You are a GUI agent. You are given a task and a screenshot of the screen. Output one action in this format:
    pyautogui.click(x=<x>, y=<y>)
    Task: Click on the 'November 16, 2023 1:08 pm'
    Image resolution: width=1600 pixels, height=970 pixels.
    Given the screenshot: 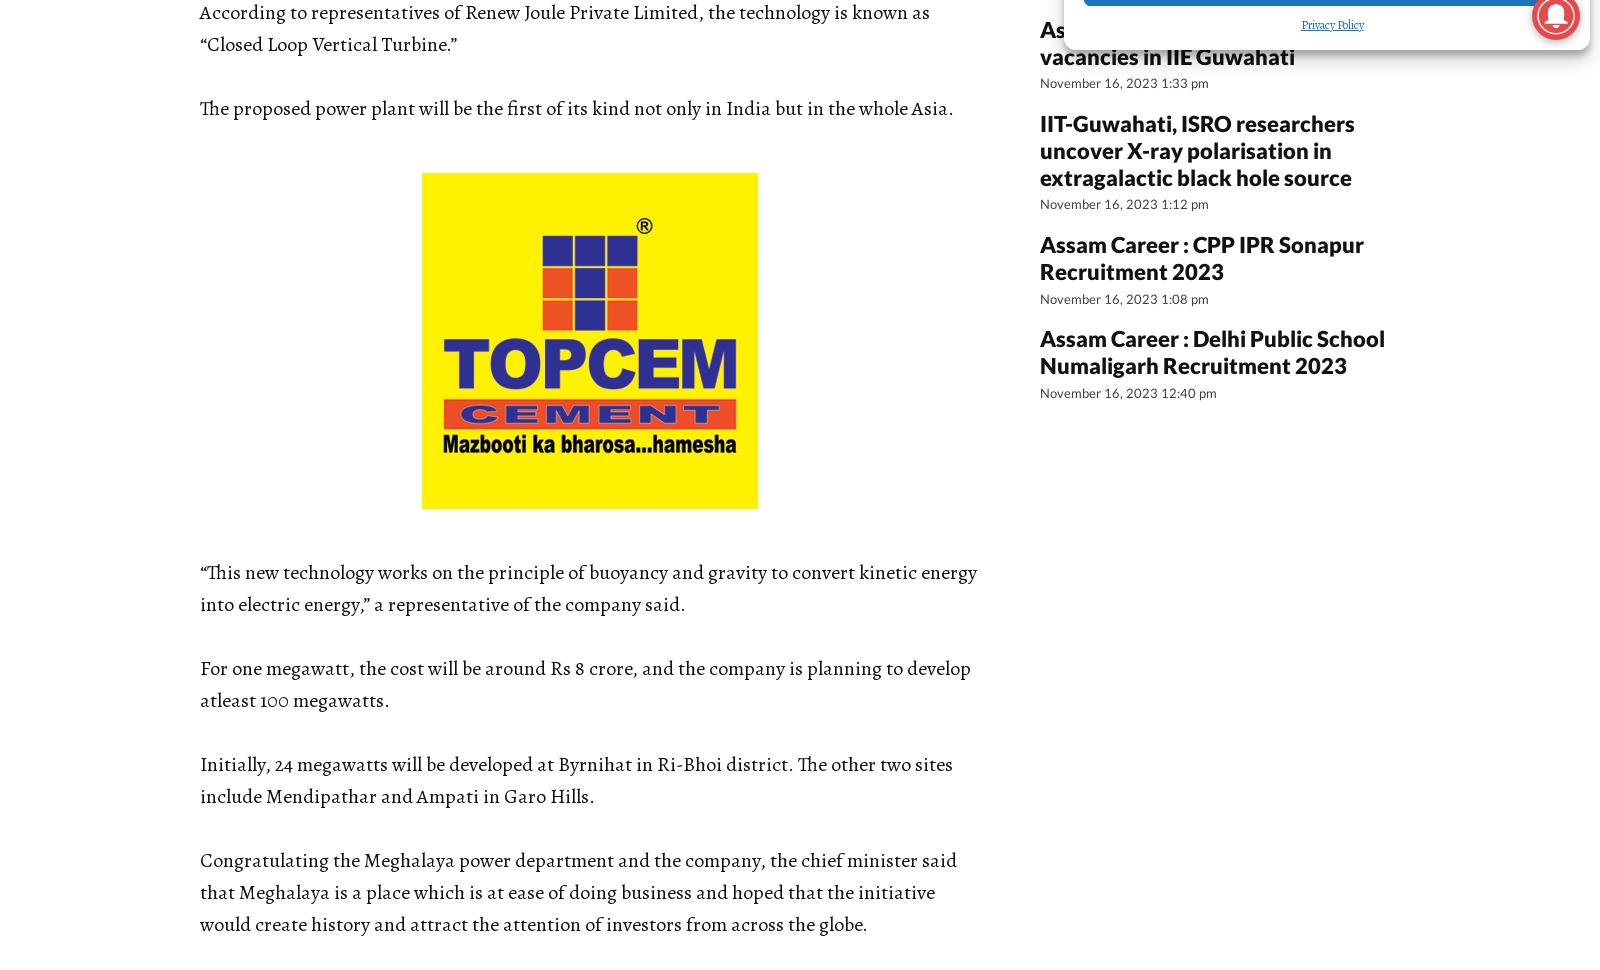 What is the action you would take?
    pyautogui.click(x=1124, y=297)
    